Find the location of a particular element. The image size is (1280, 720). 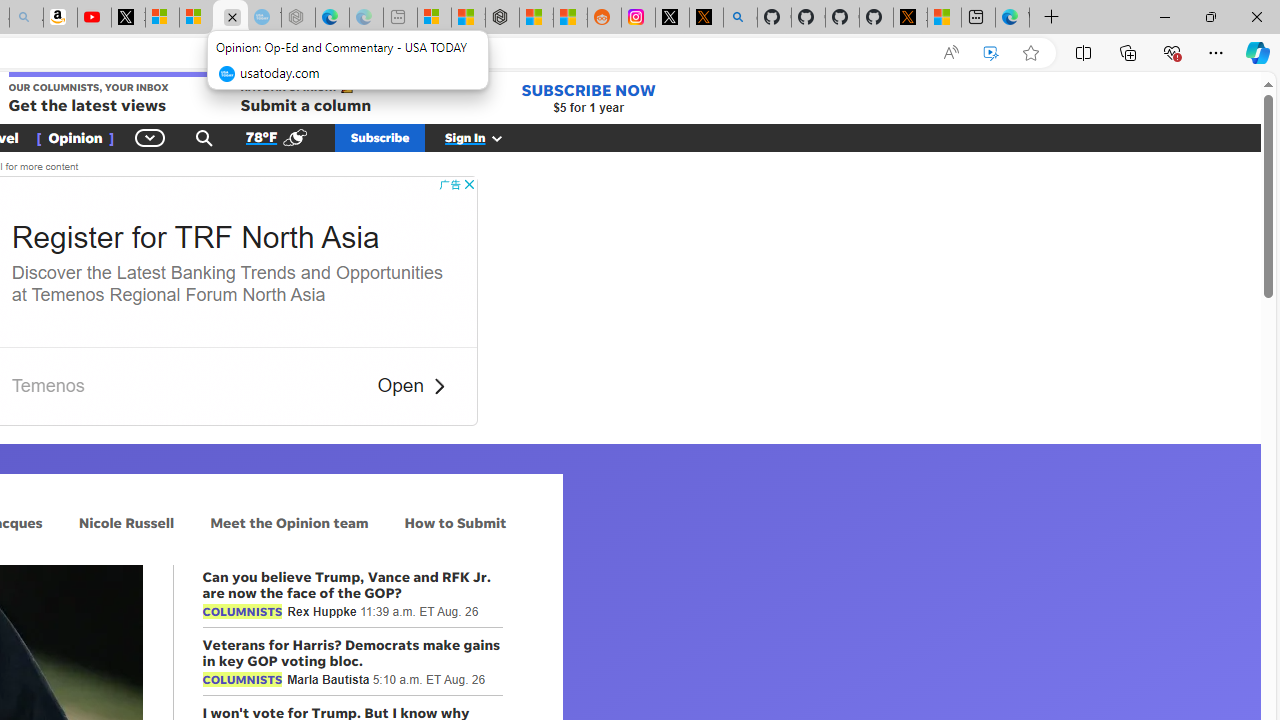

'Register for TRF North Asia' is located at coordinates (195, 236).